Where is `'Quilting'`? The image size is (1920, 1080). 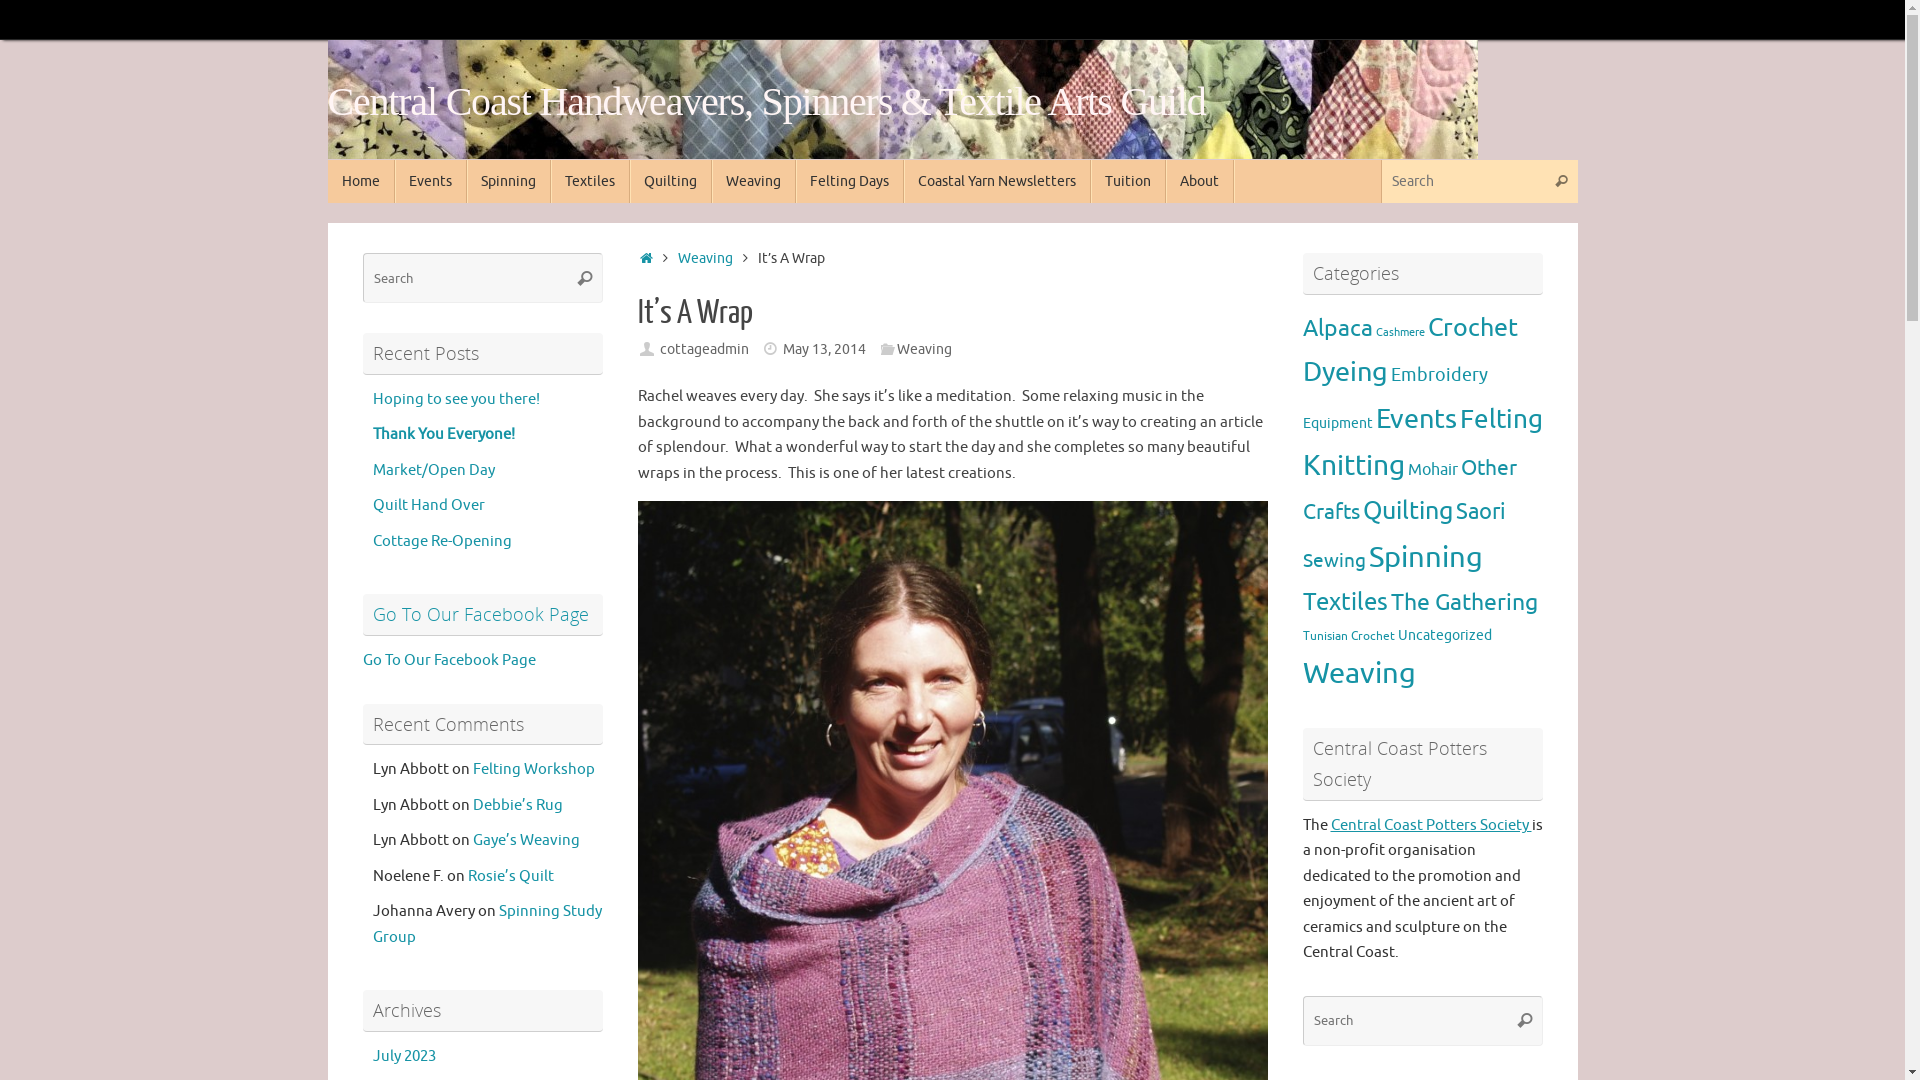 'Quilting' is located at coordinates (628, 181).